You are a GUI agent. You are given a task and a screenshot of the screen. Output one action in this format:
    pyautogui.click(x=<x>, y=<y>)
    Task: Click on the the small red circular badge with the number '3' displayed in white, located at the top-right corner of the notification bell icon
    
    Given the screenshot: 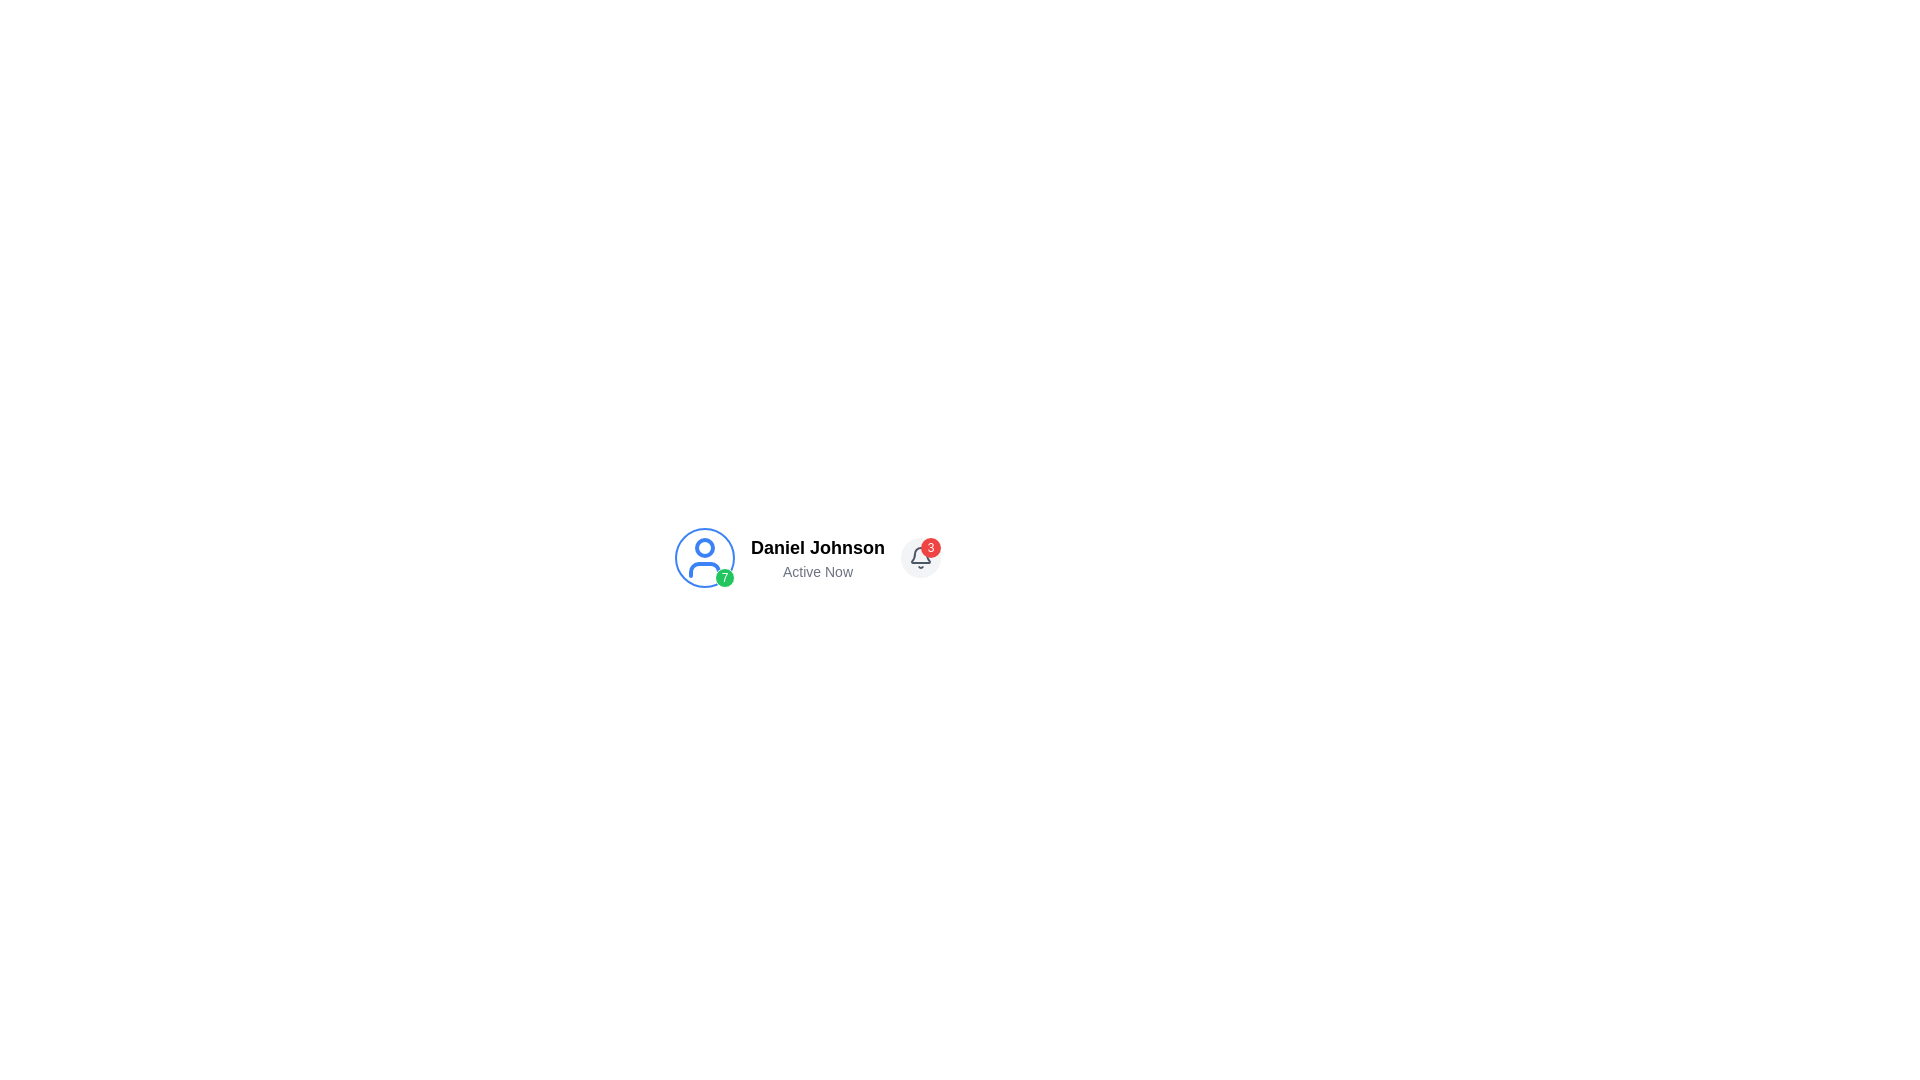 What is the action you would take?
    pyautogui.click(x=930, y=547)
    